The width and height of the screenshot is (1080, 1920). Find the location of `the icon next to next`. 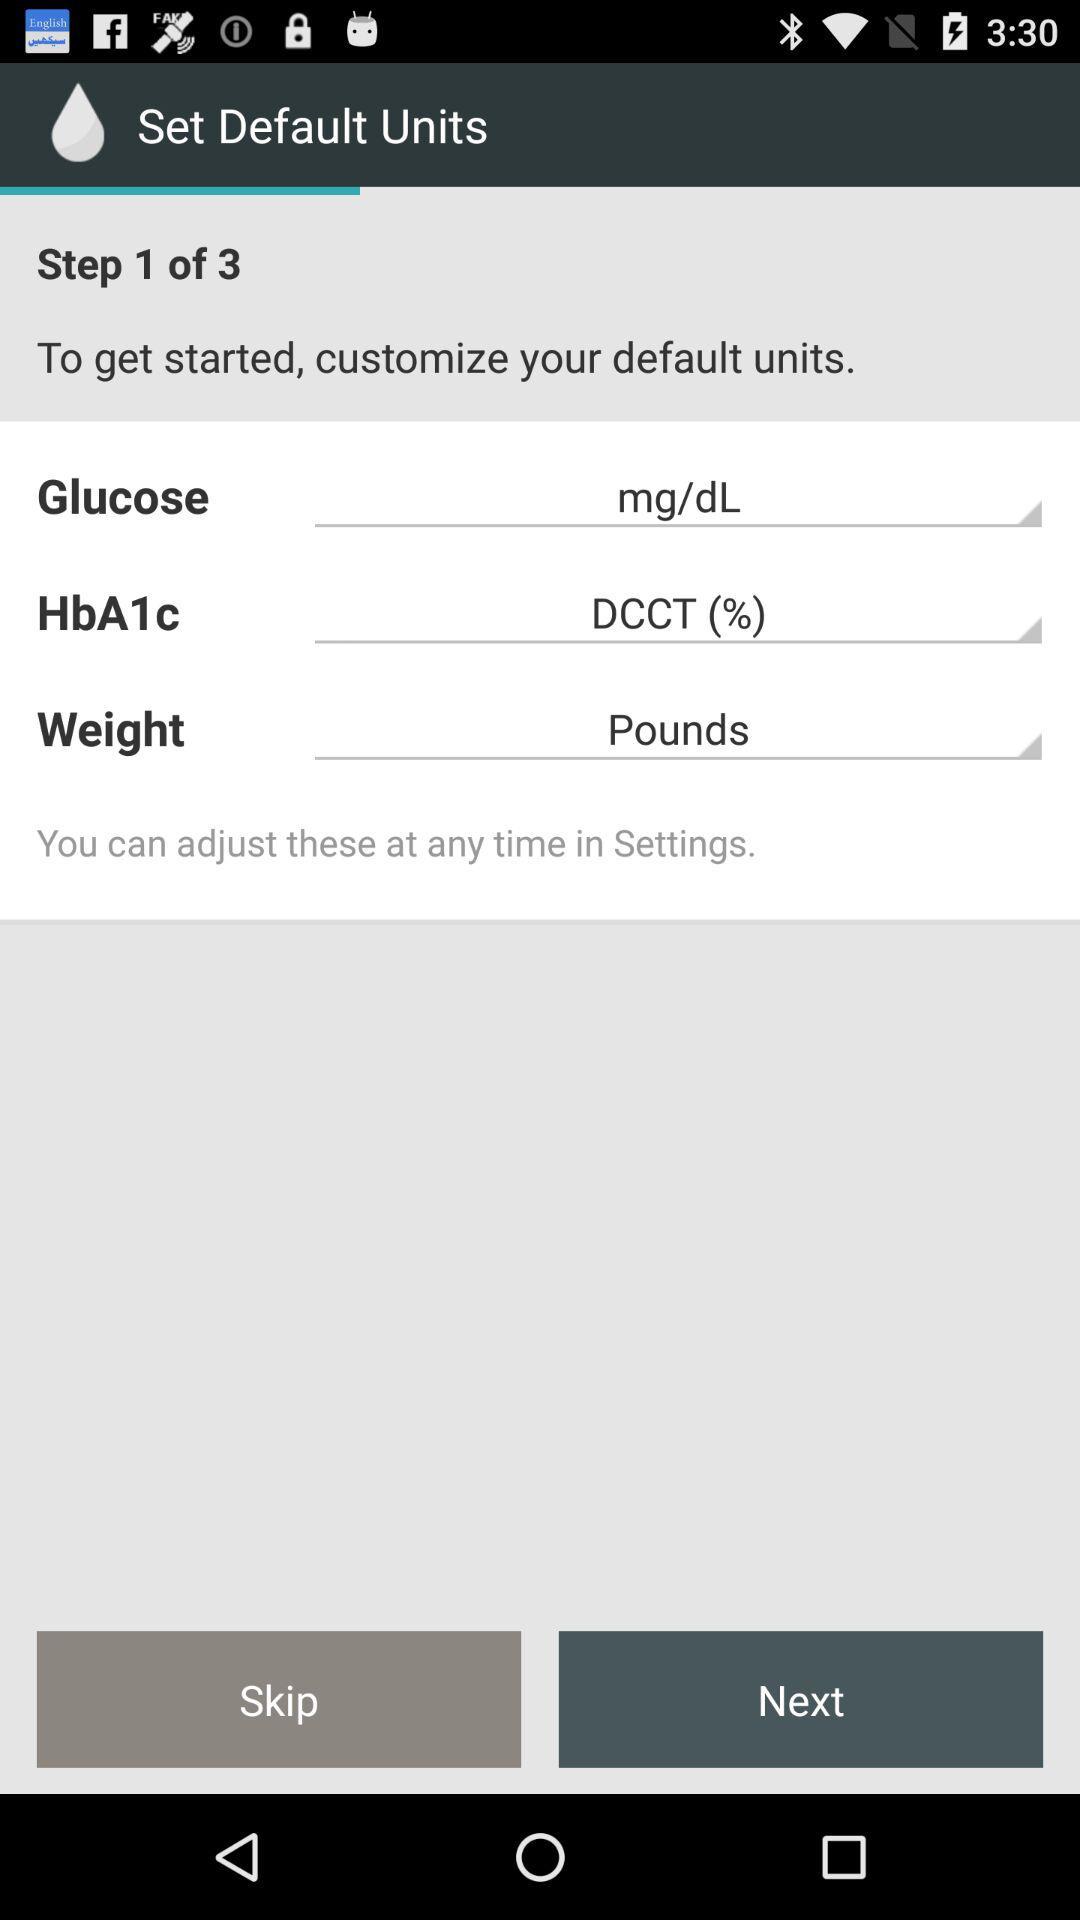

the icon next to next is located at coordinates (278, 1698).